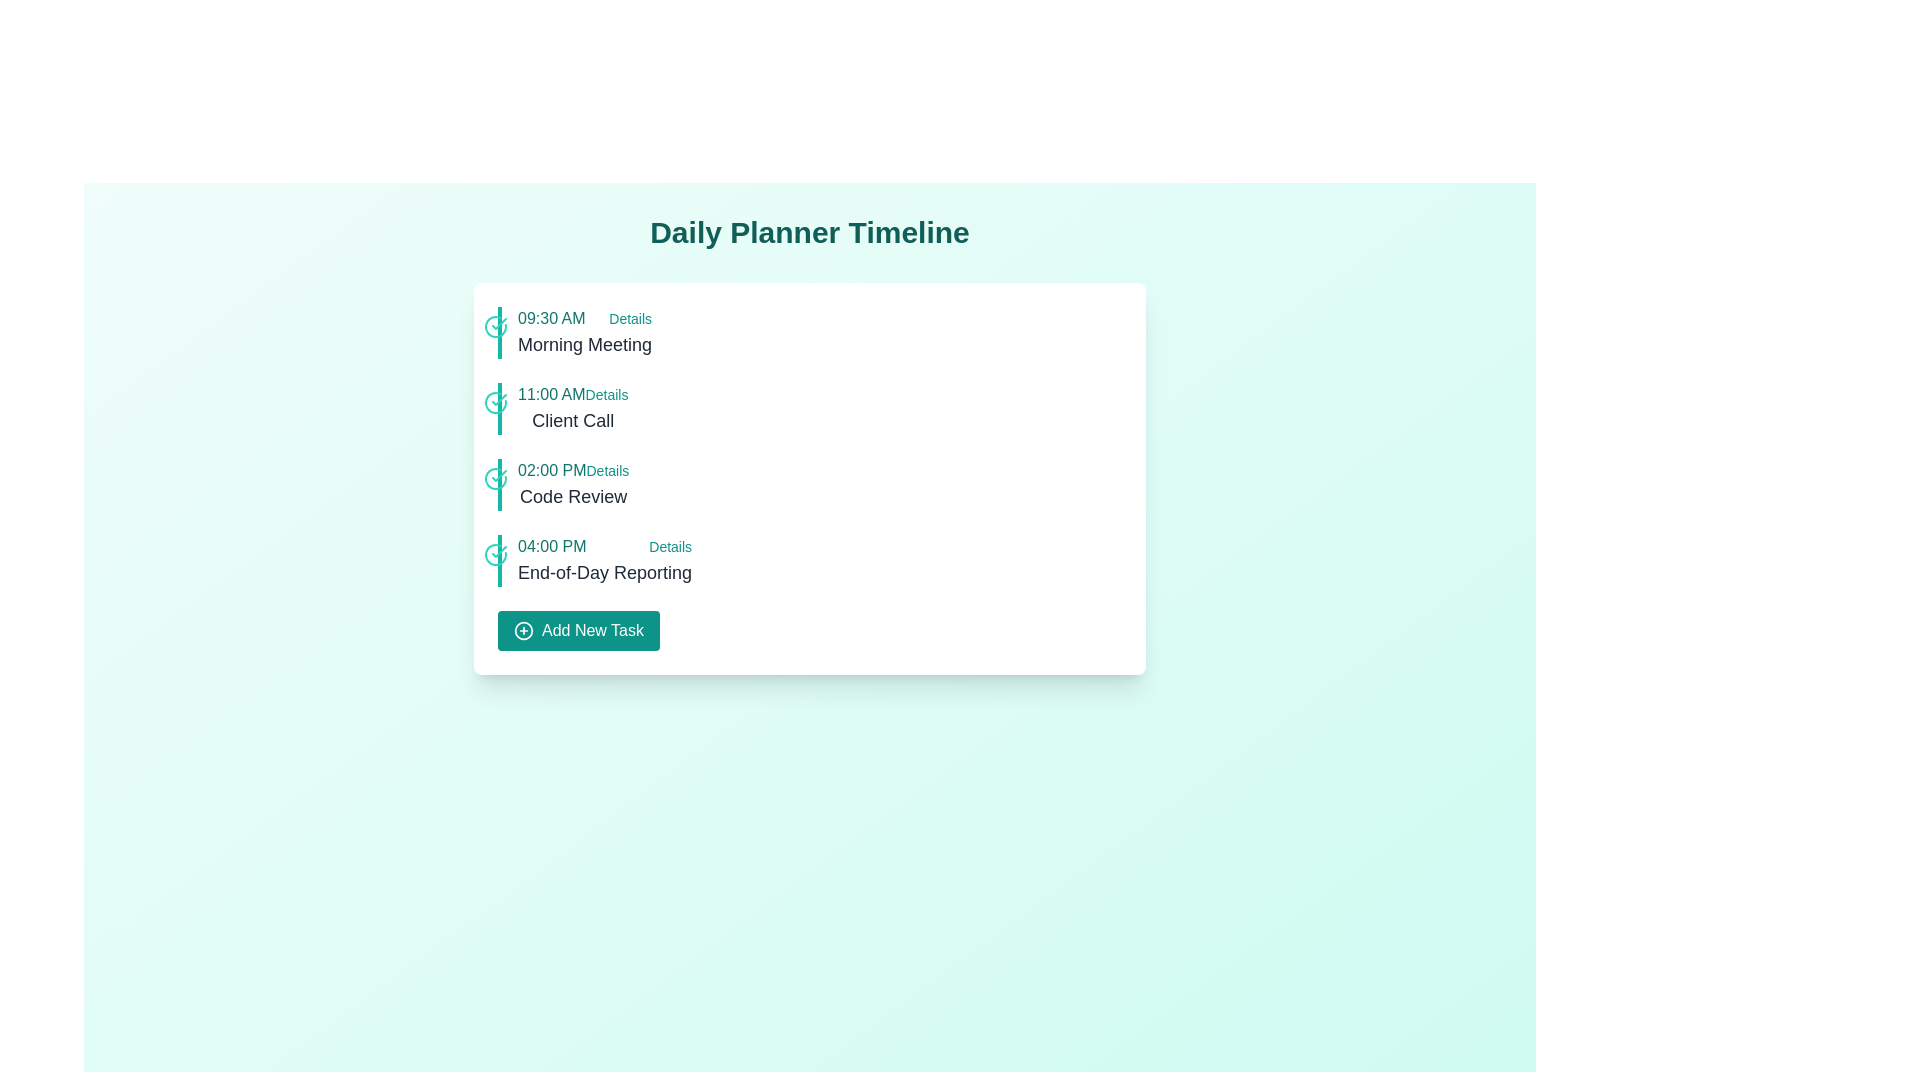 This screenshot has width=1920, height=1080. What do you see at coordinates (495, 402) in the screenshot?
I see `the teal circular icon with a checkmark located immediately to the left of the text '11:00 AM Client Call' in the timeline interface` at bounding box center [495, 402].